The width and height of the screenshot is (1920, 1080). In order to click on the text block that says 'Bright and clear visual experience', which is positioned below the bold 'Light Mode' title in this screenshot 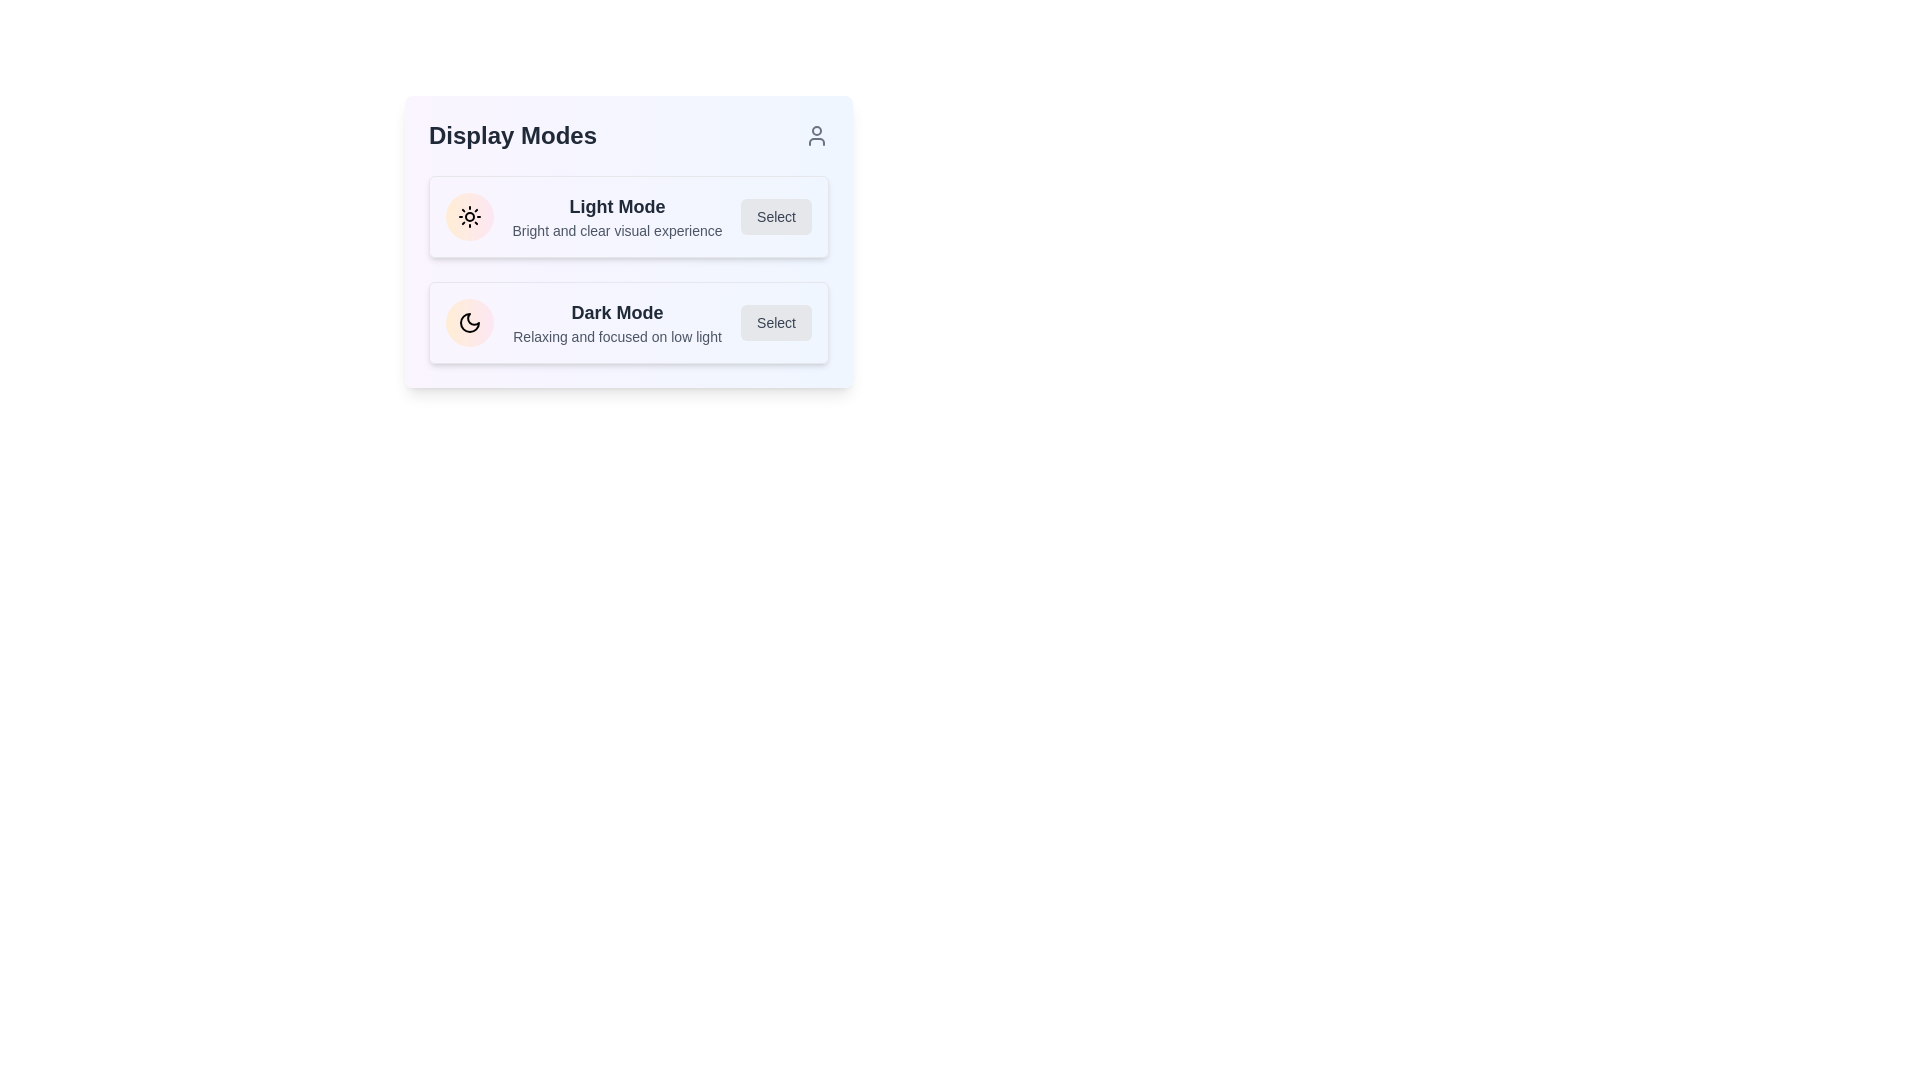, I will do `click(616, 230)`.